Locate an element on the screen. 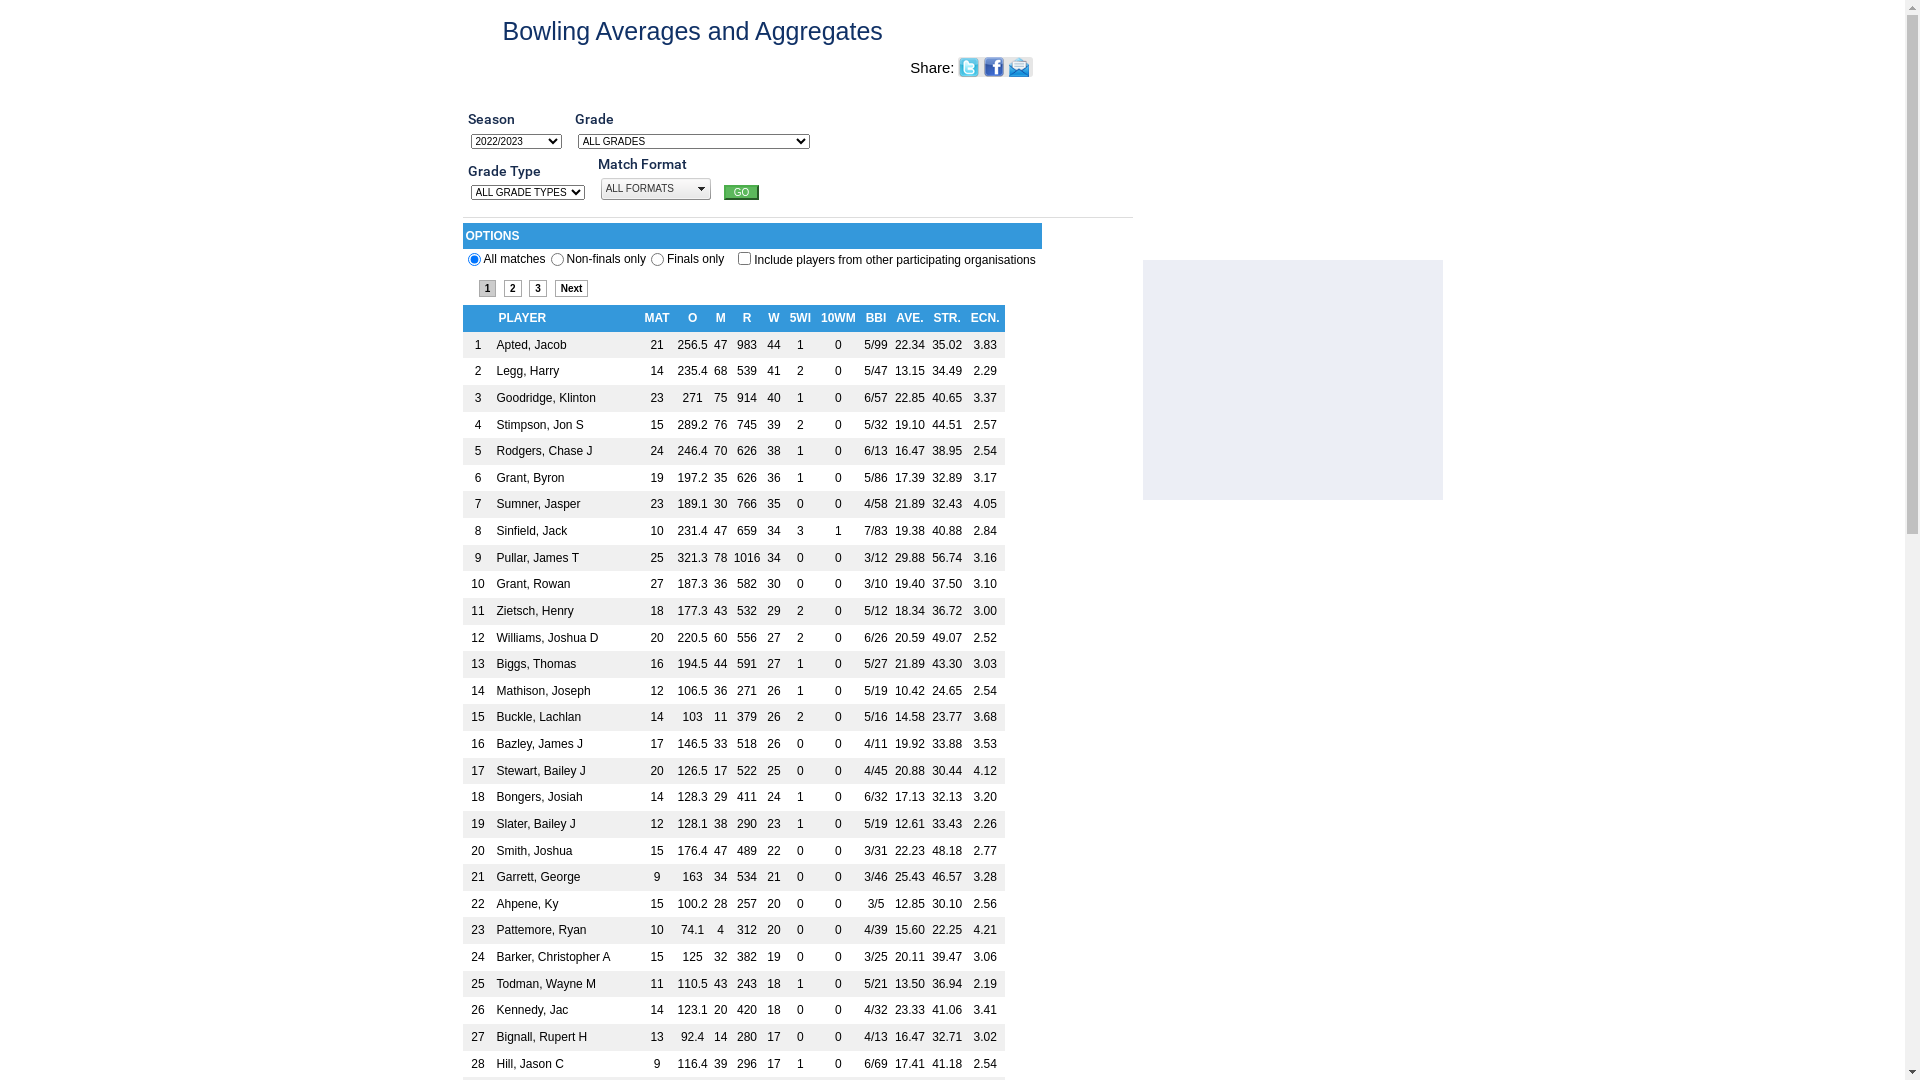 The width and height of the screenshot is (1920, 1080). '5WI' is located at coordinates (800, 316).